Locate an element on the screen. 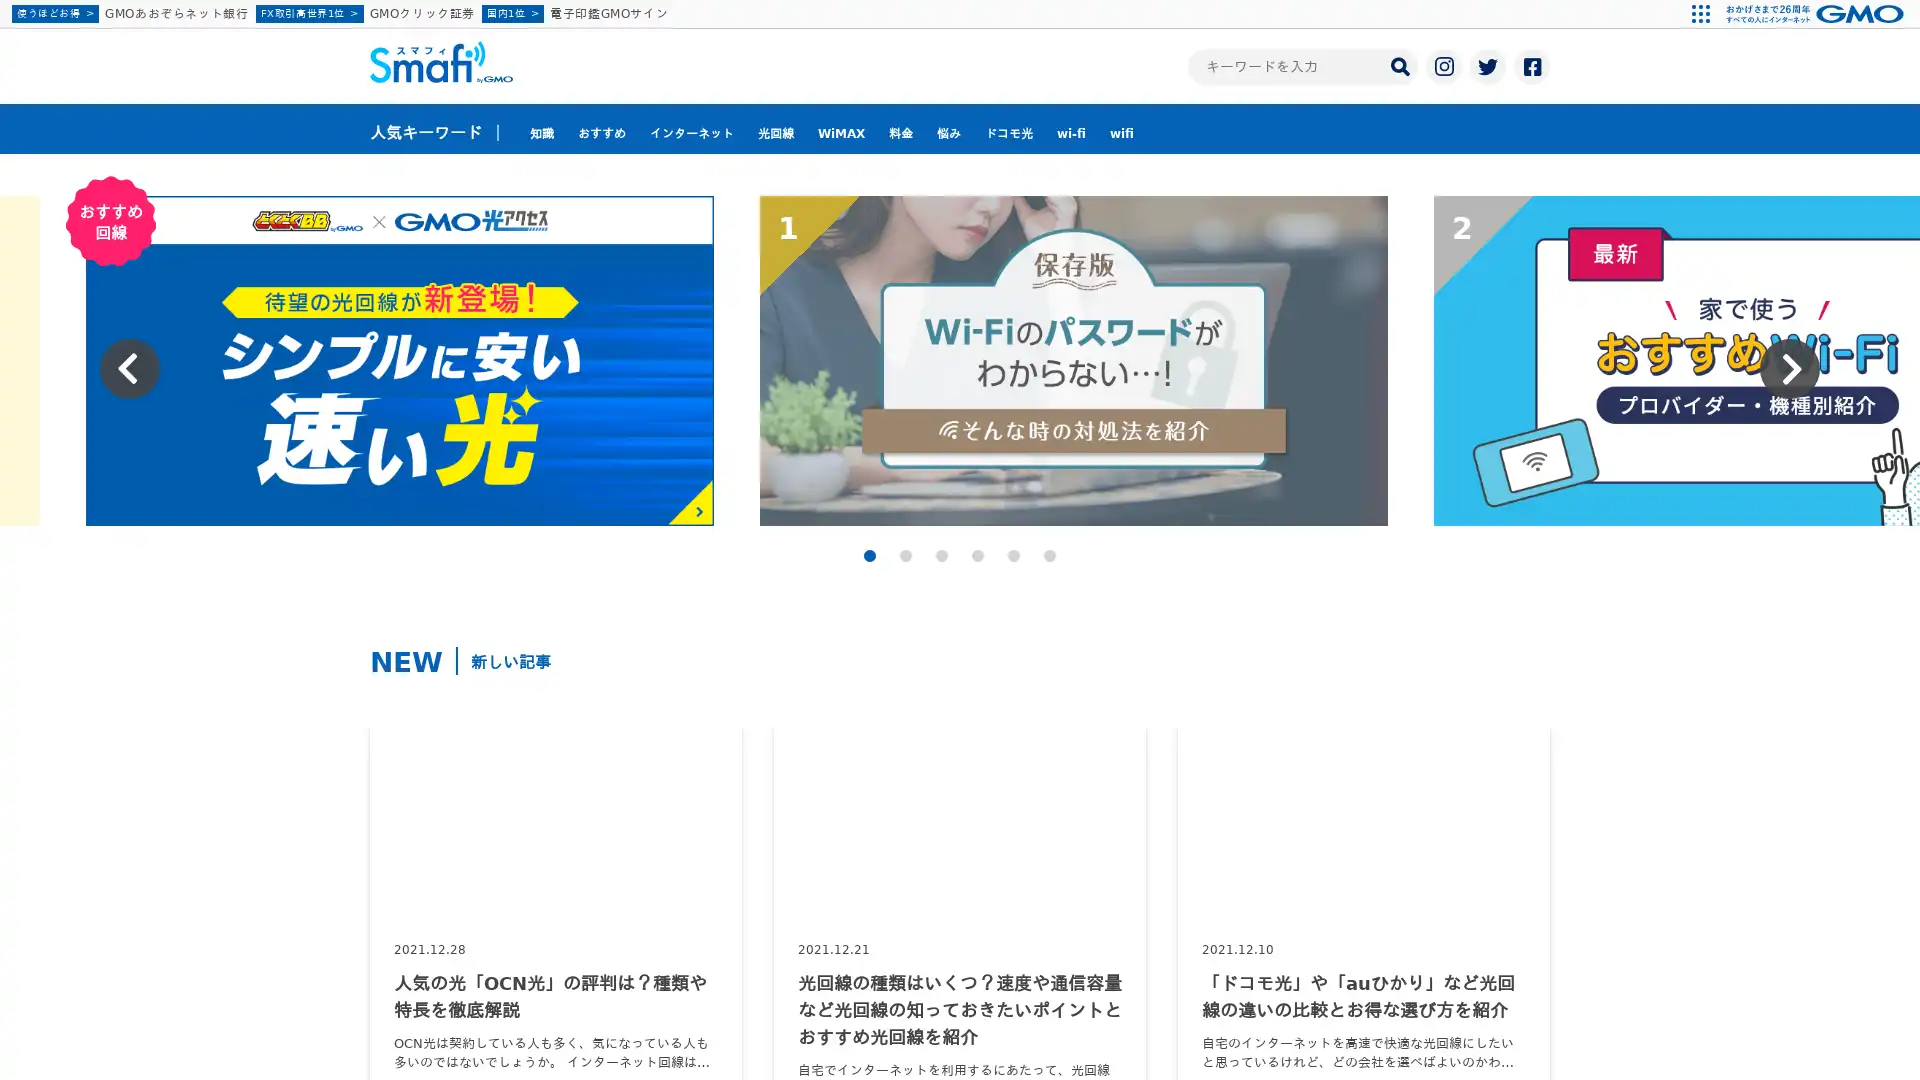 This screenshot has width=1920, height=1080. search is located at coordinates (1399, 64).